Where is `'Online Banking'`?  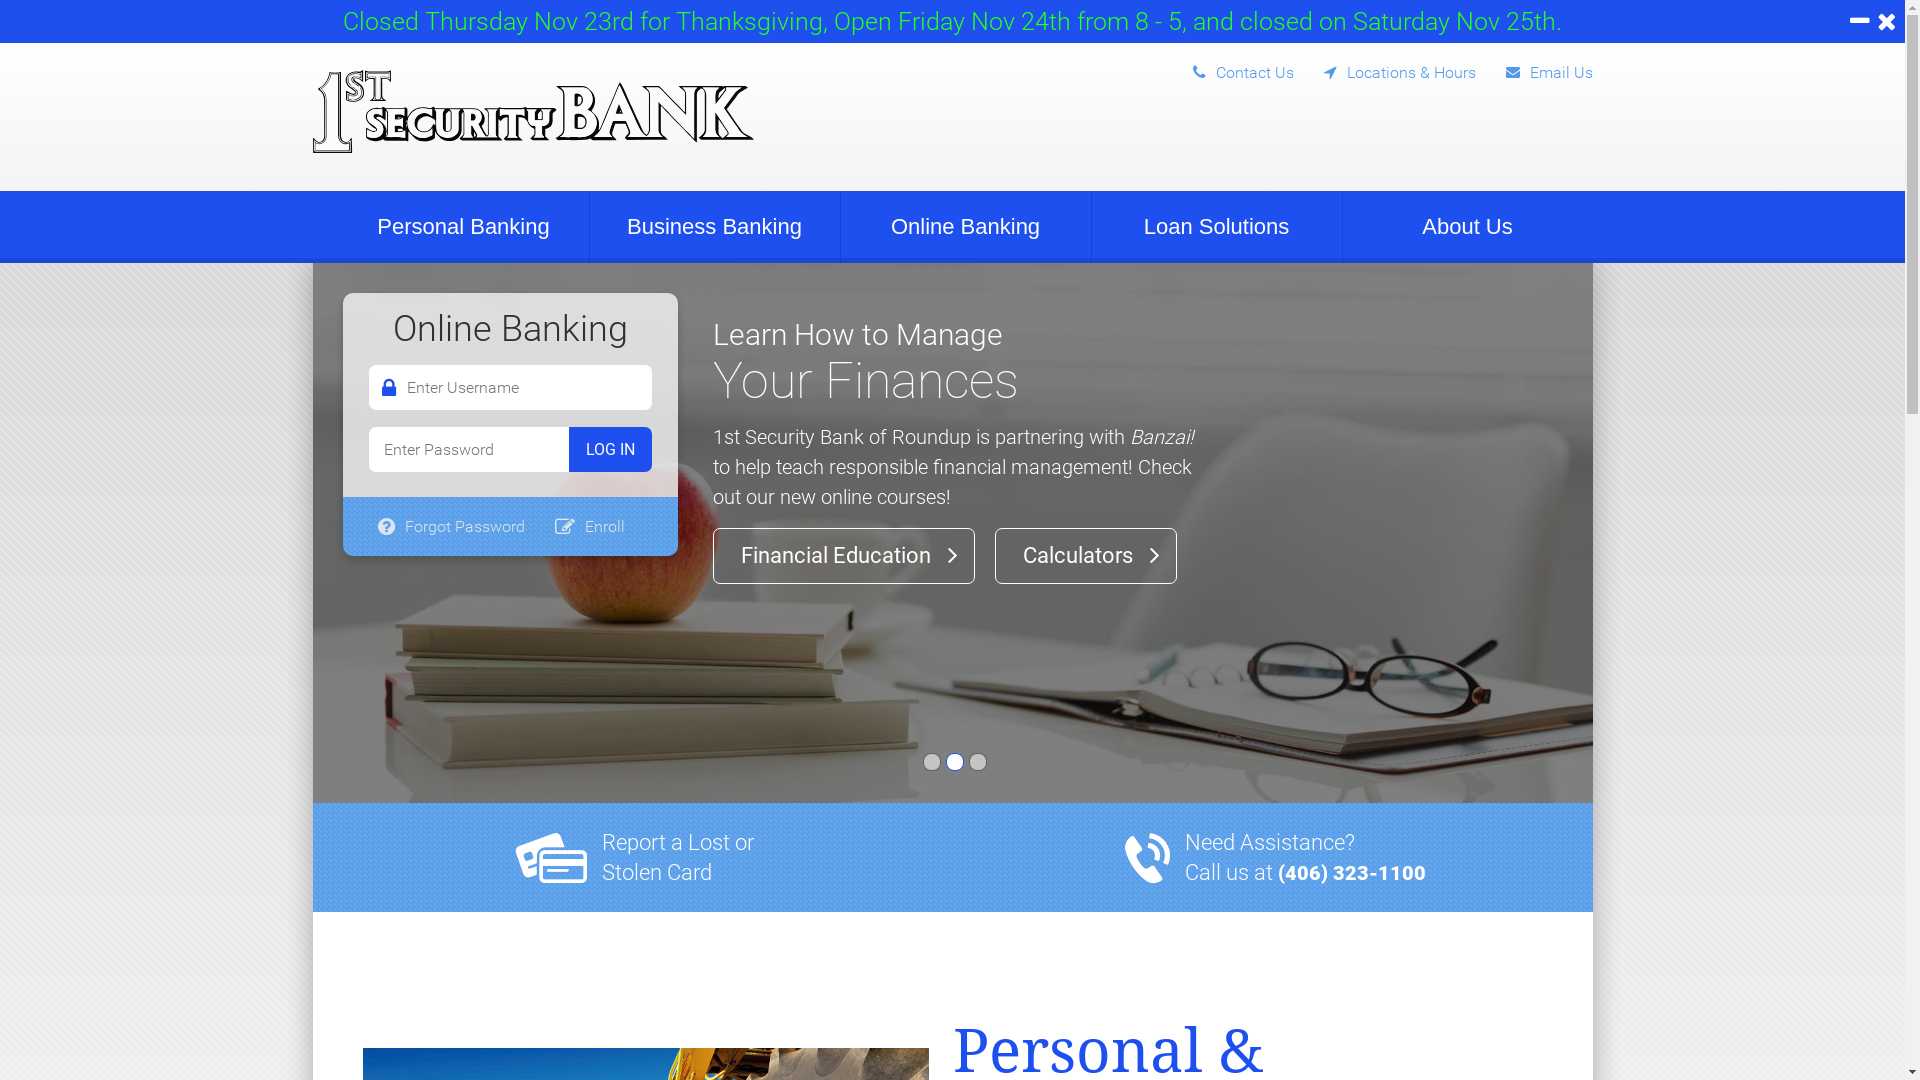 'Online Banking' is located at coordinates (840, 226).